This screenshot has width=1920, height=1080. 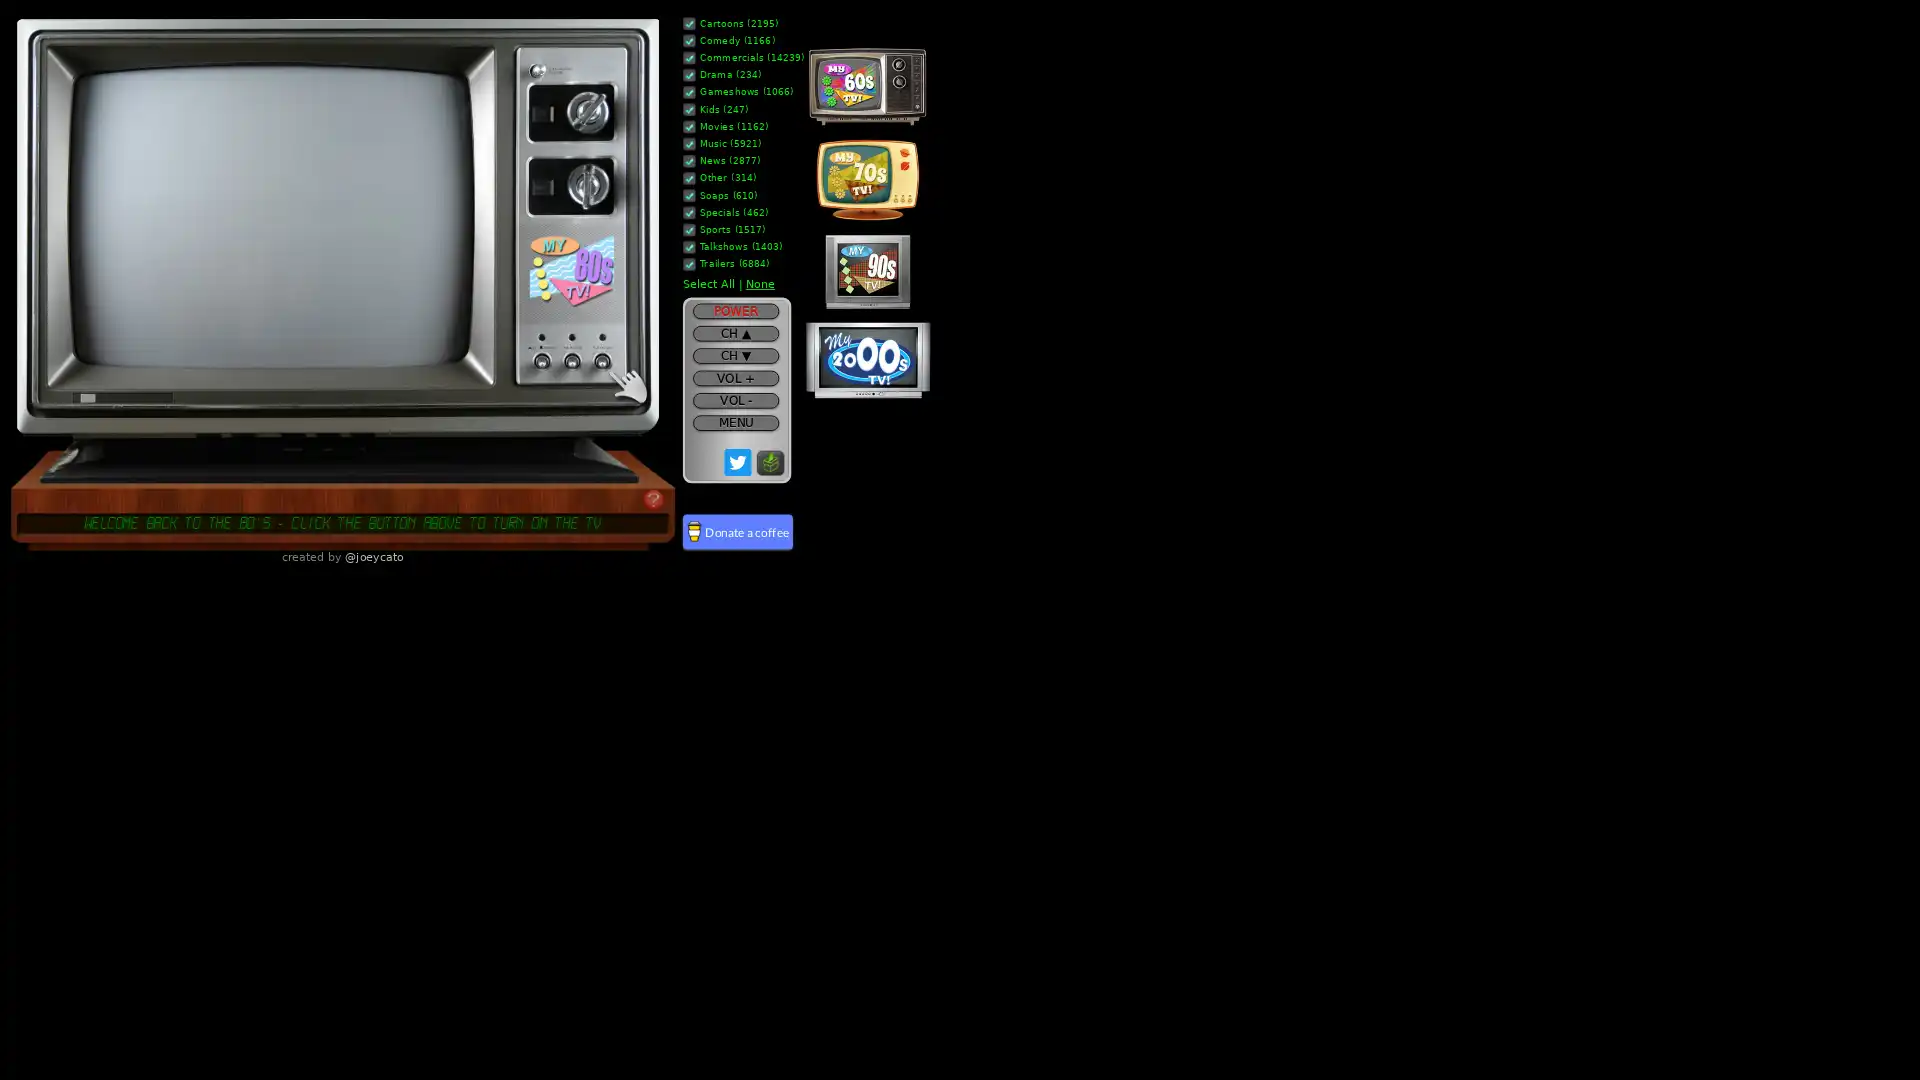 What do you see at coordinates (734, 378) in the screenshot?
I see `VOL +` at bounding box center [734, 378].